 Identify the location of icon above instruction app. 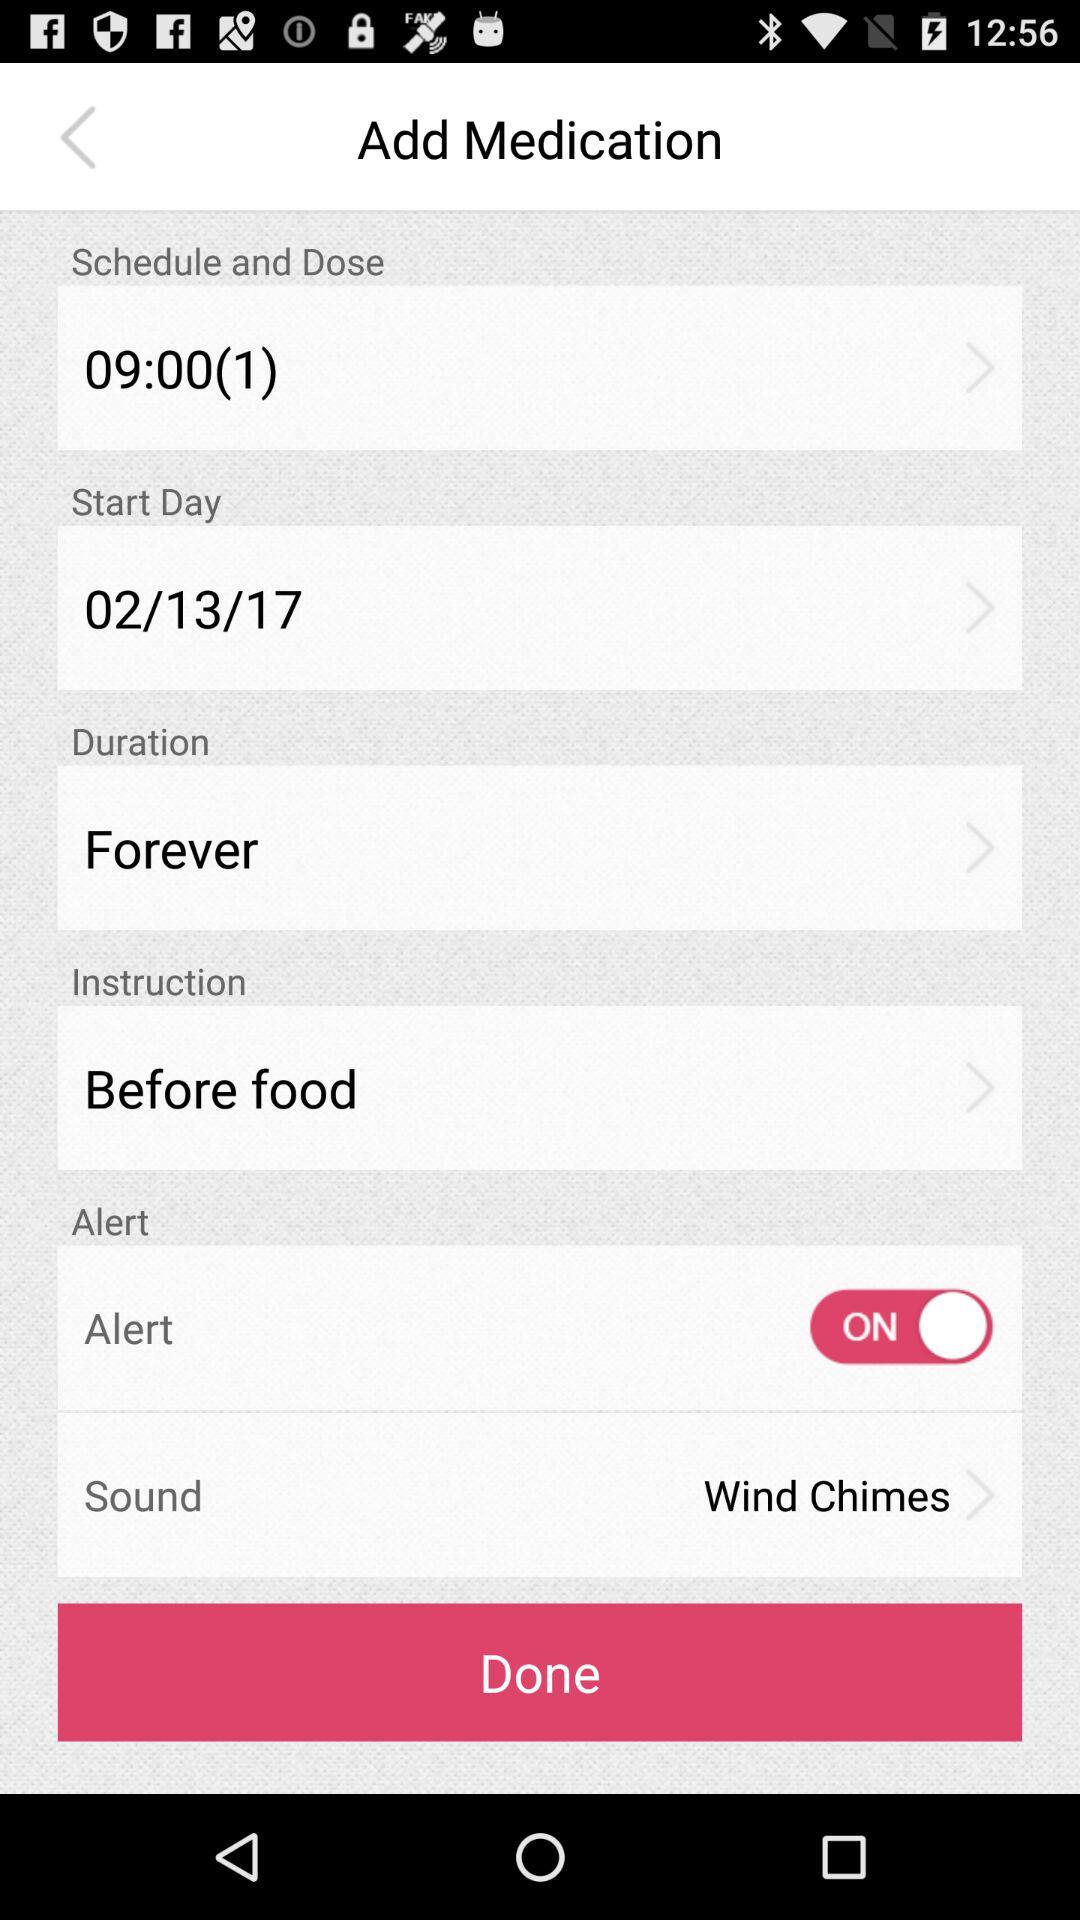
(540, 847).